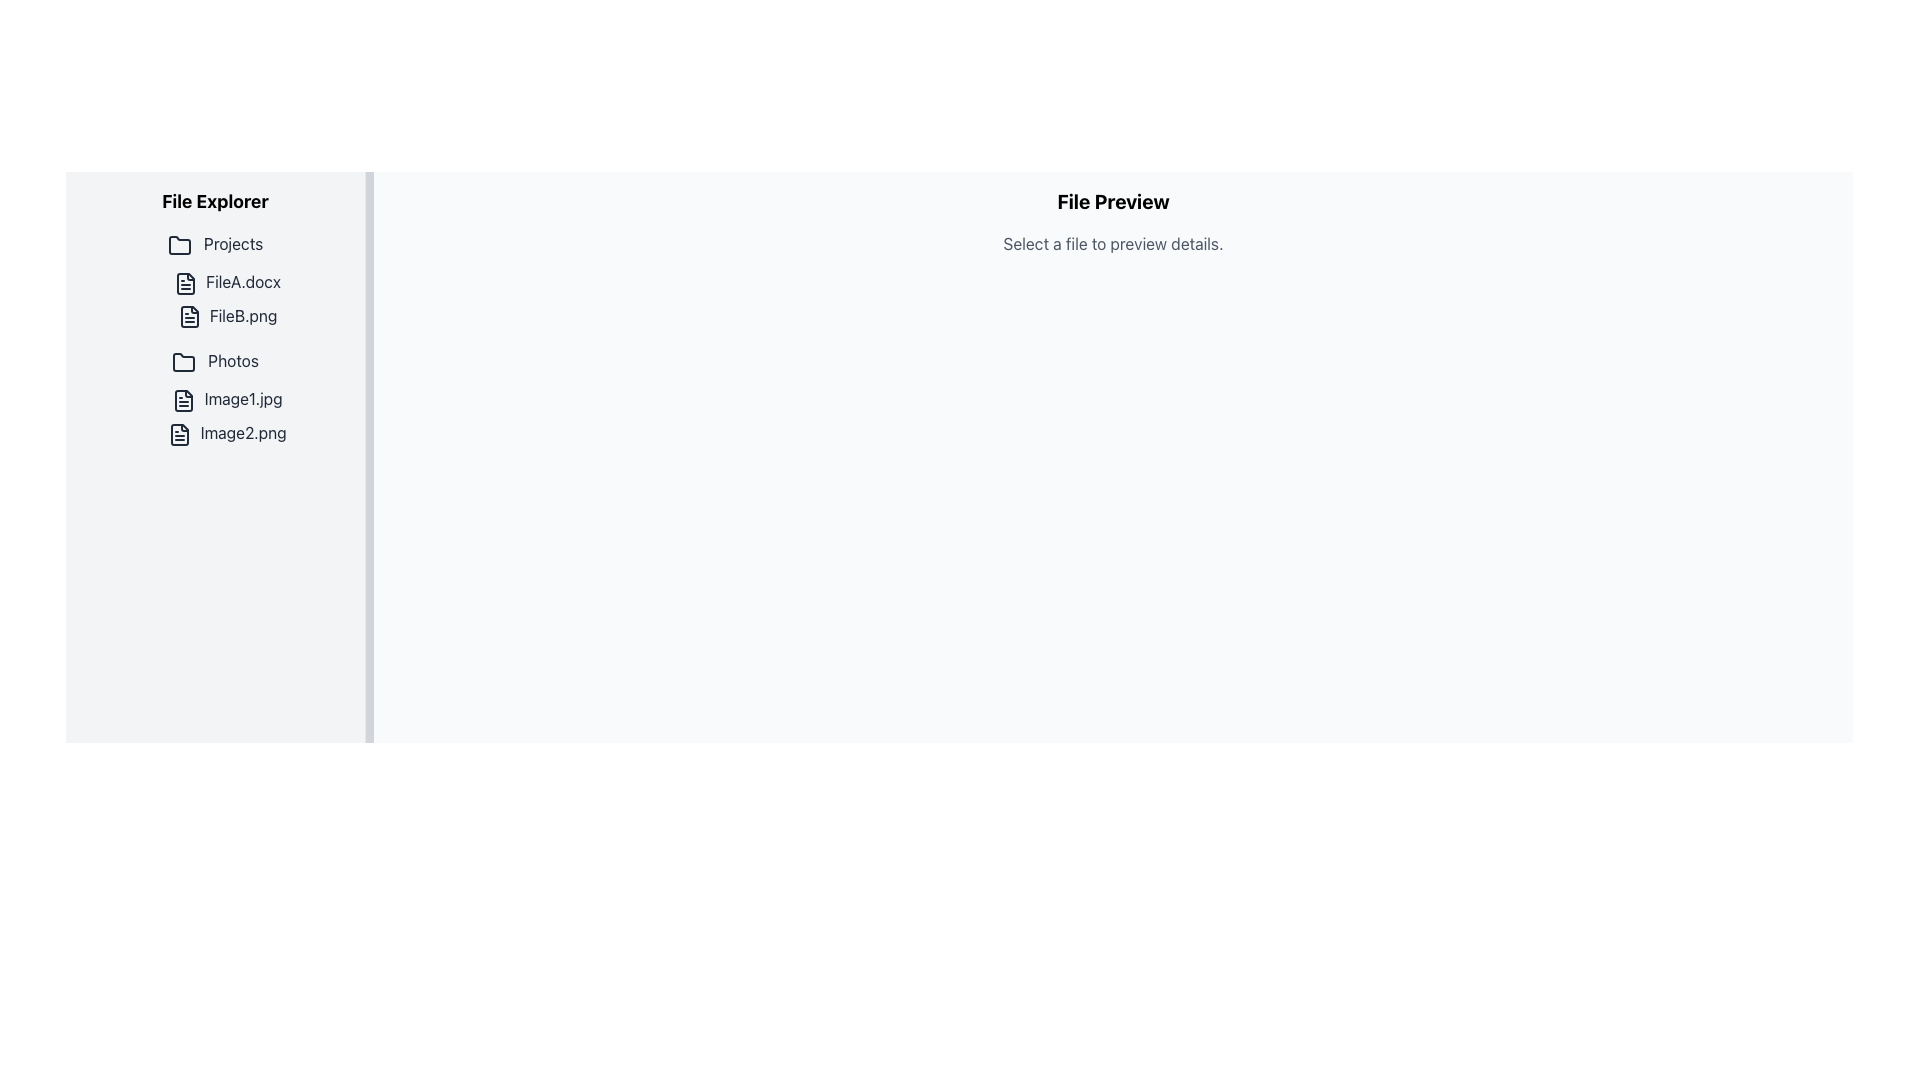 This screenshot has height=1080, width=1920. Describe the element at coordinates (179, 244) in the screenshot. I see `the folder icon located in the left-hand panel under the text 'Projects' in the file explorer` at that location.